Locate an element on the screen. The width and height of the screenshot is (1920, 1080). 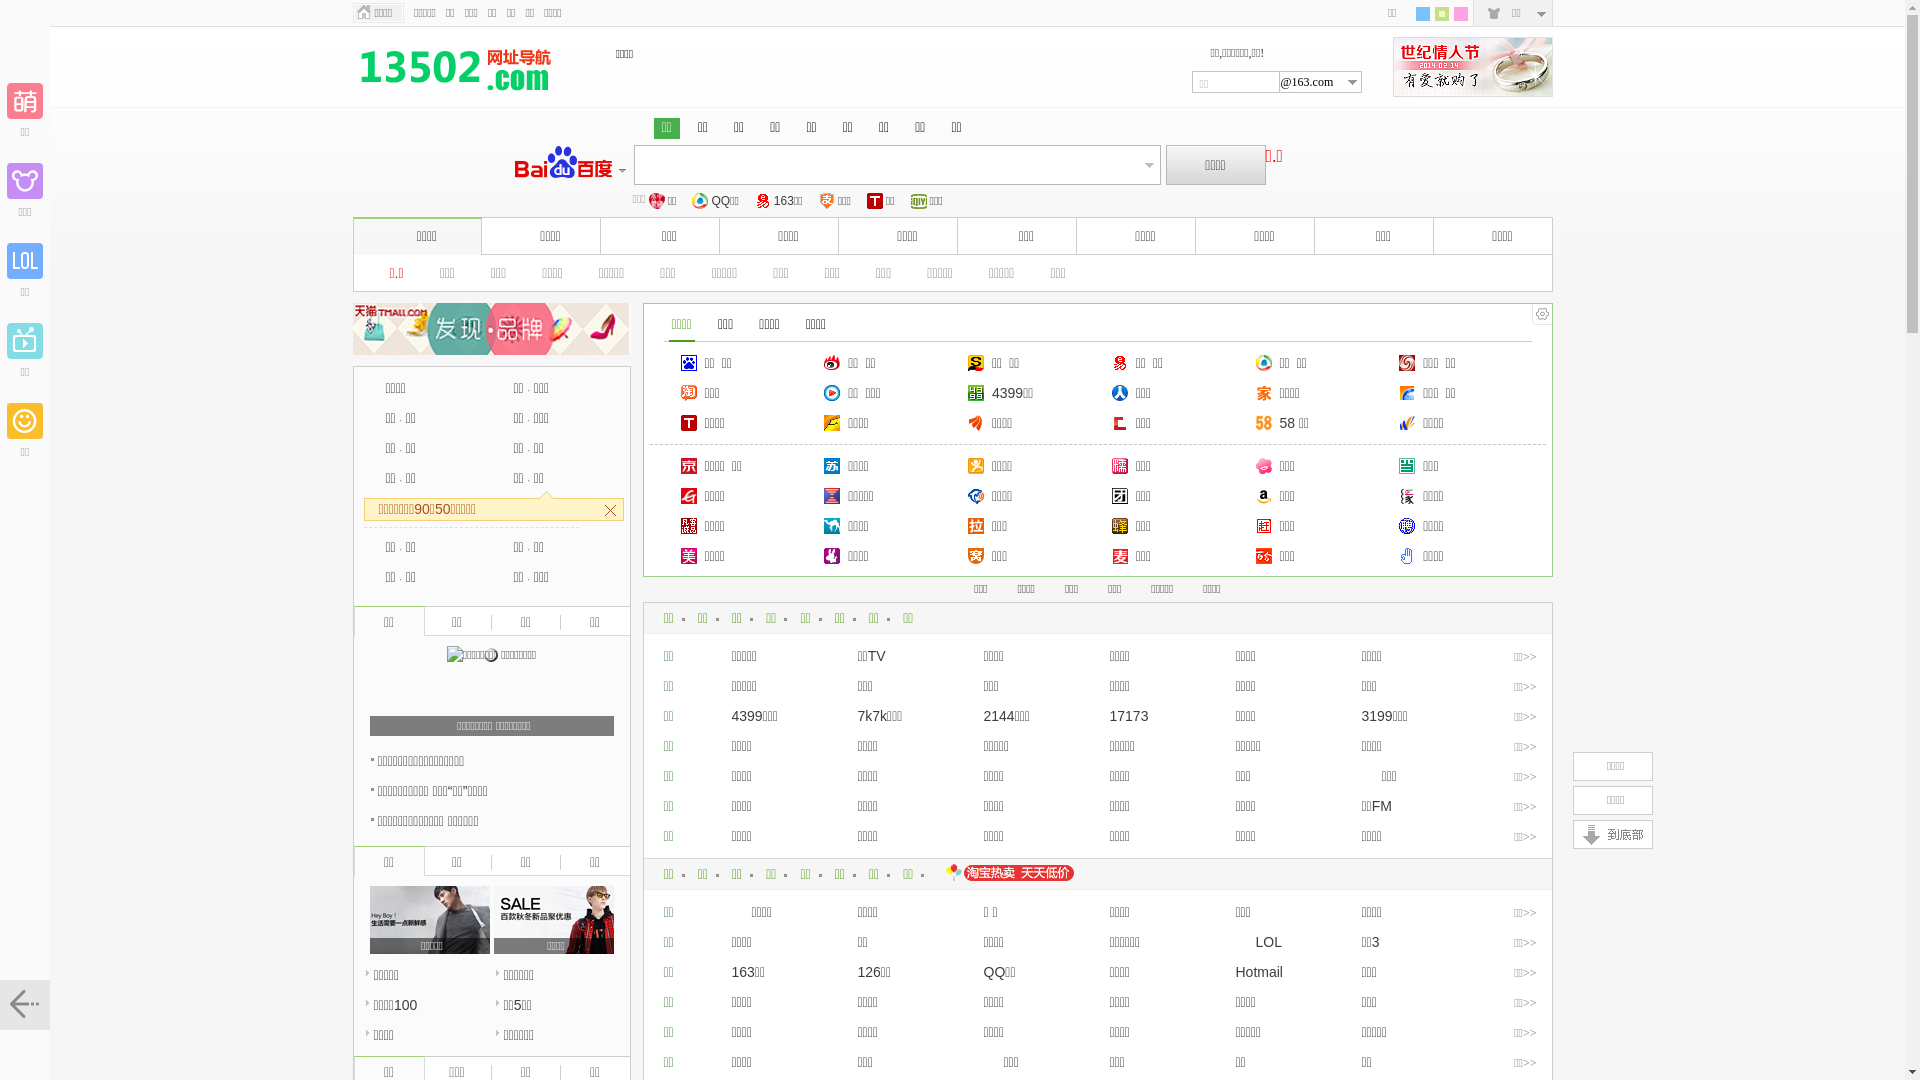
'17173' is located at coordinates (1129, 715).